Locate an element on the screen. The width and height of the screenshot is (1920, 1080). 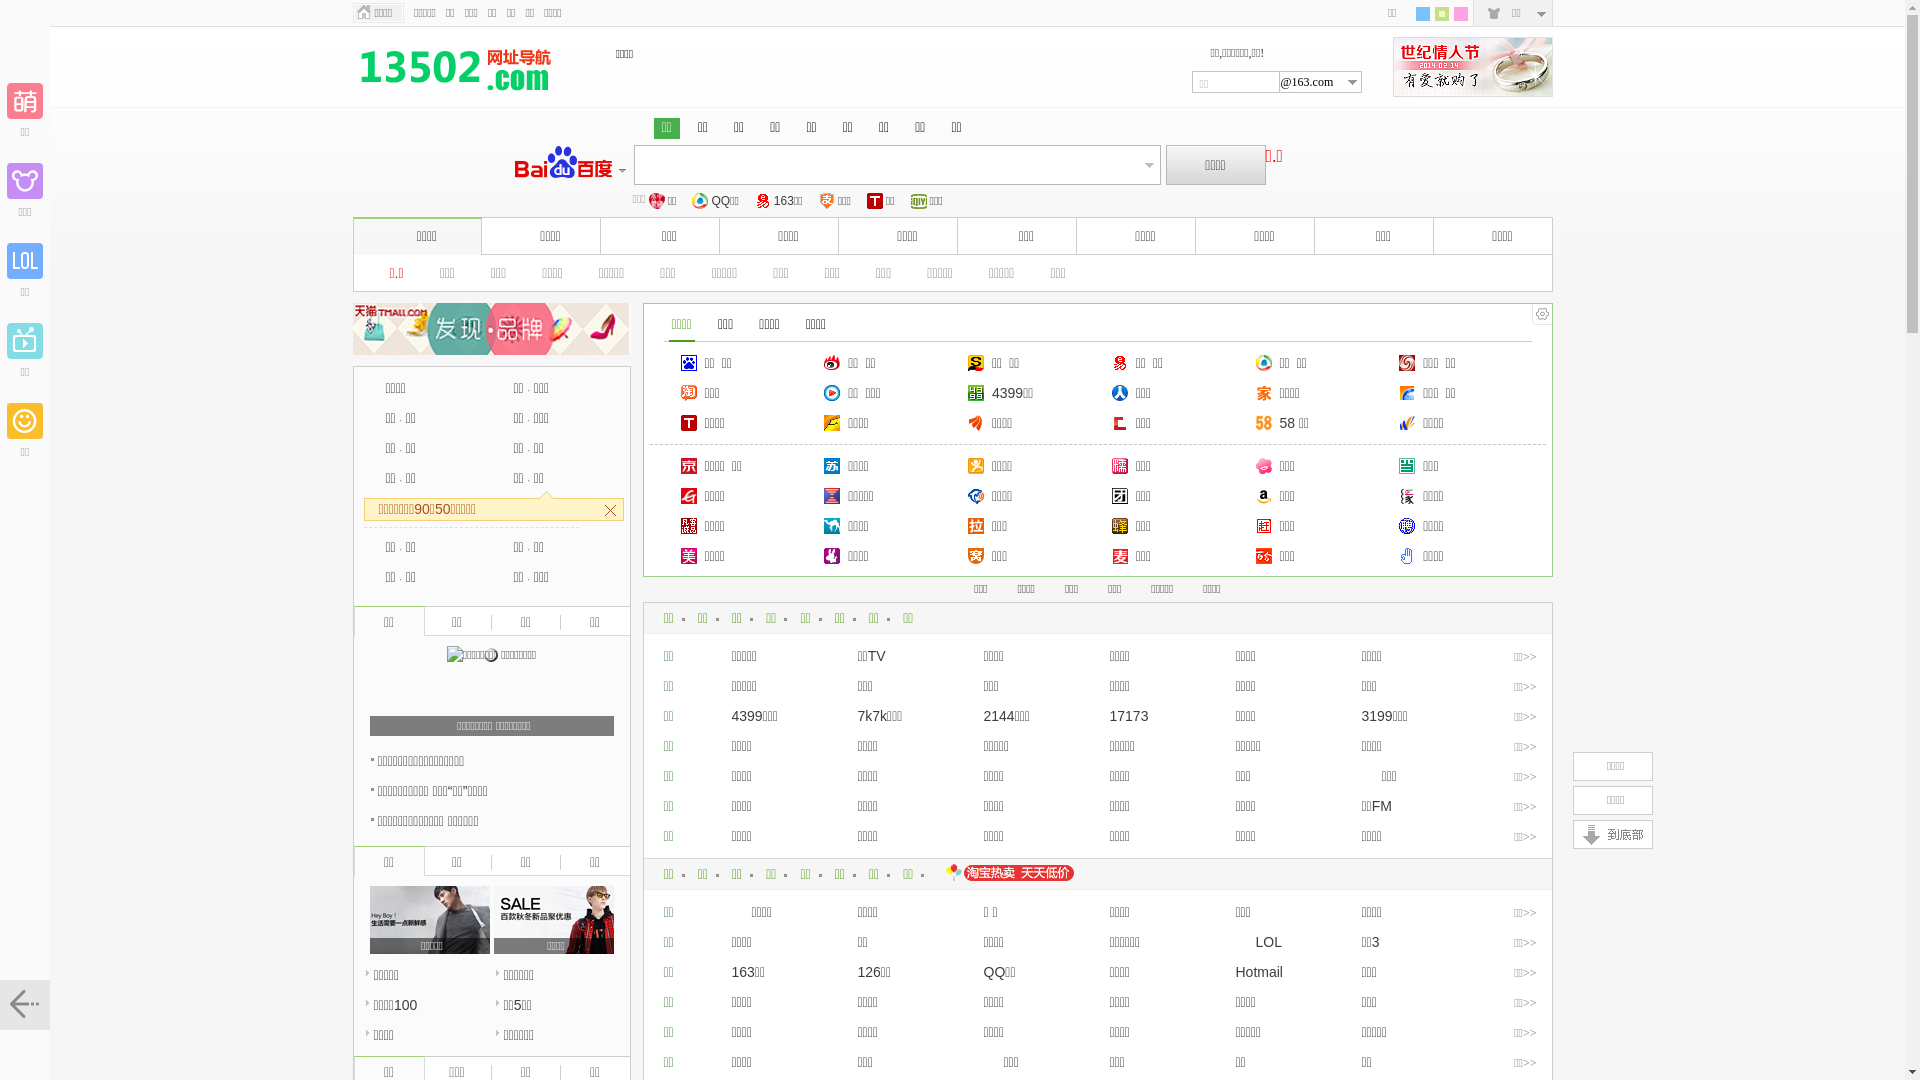
'17173' is located at coordinates (1129, 715).